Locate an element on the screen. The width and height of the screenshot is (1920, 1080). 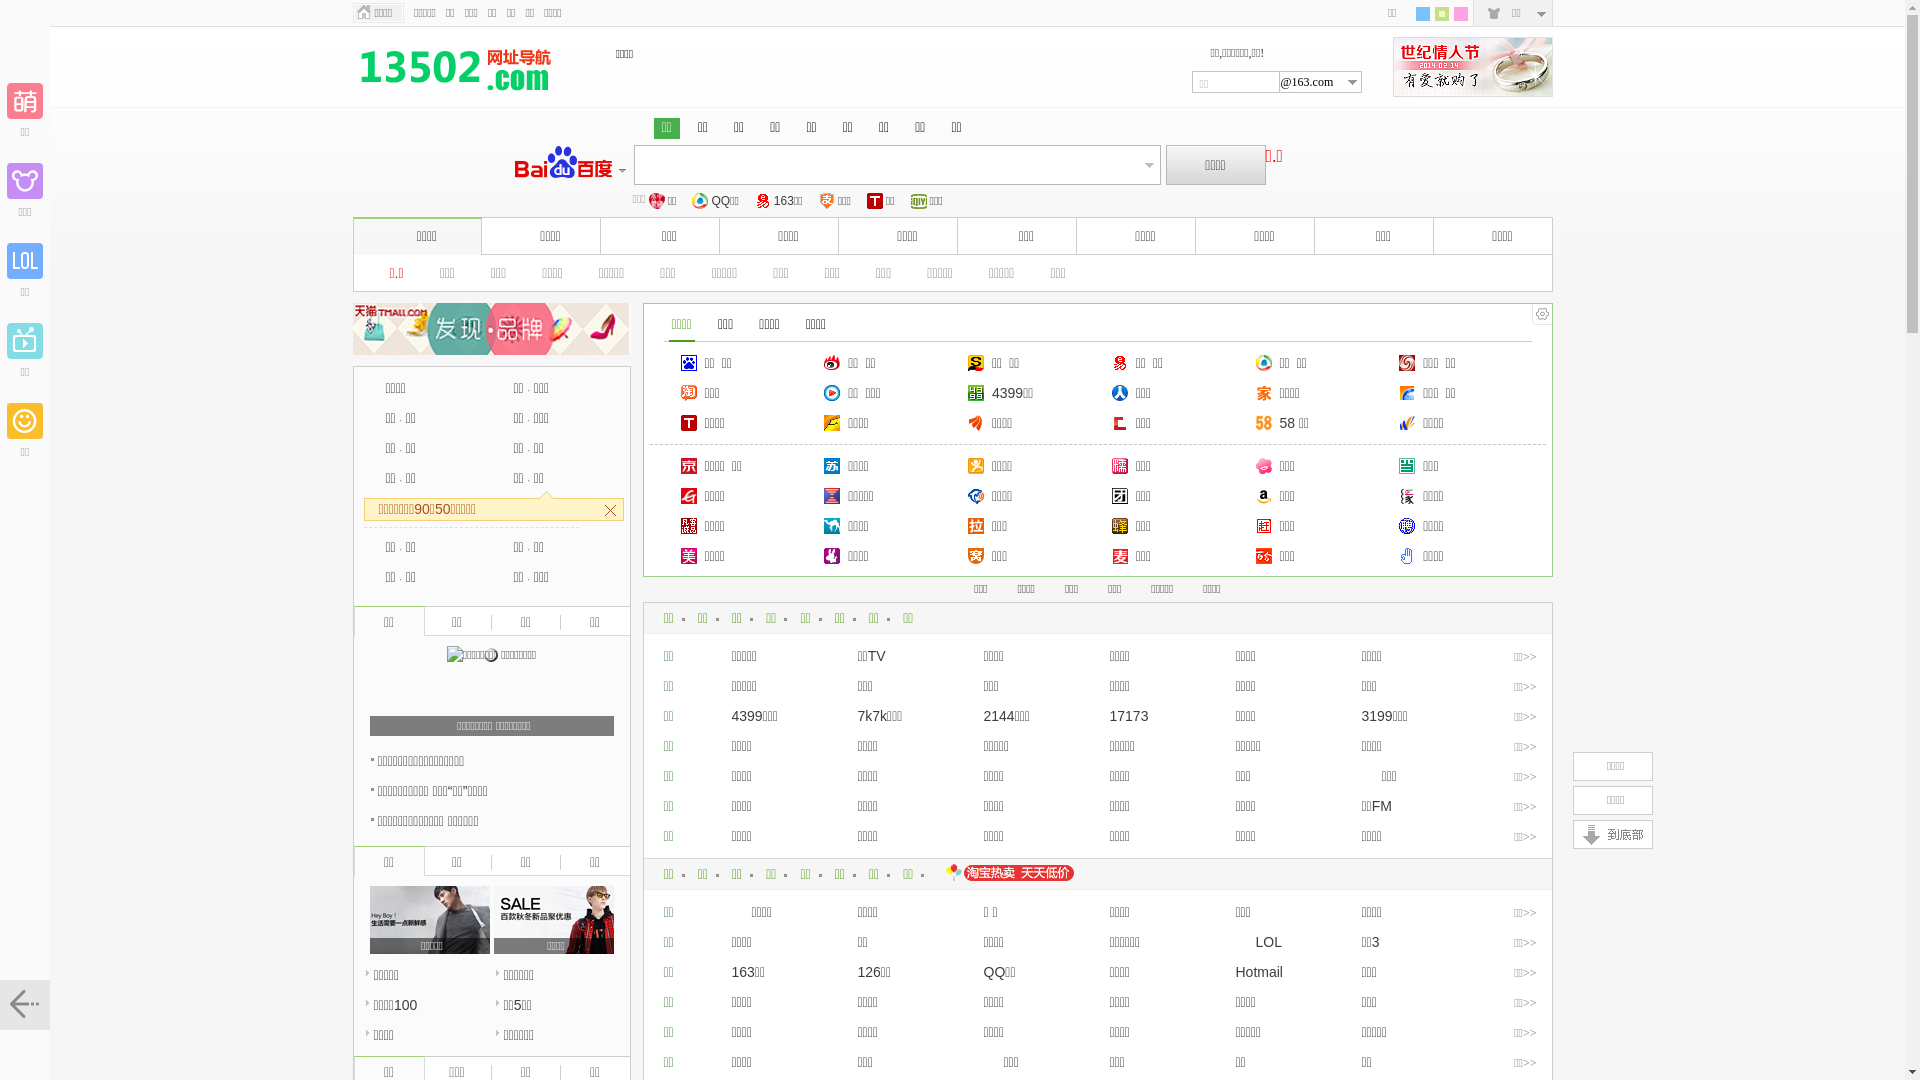
'17173' is located at coordinates (1129, 715).